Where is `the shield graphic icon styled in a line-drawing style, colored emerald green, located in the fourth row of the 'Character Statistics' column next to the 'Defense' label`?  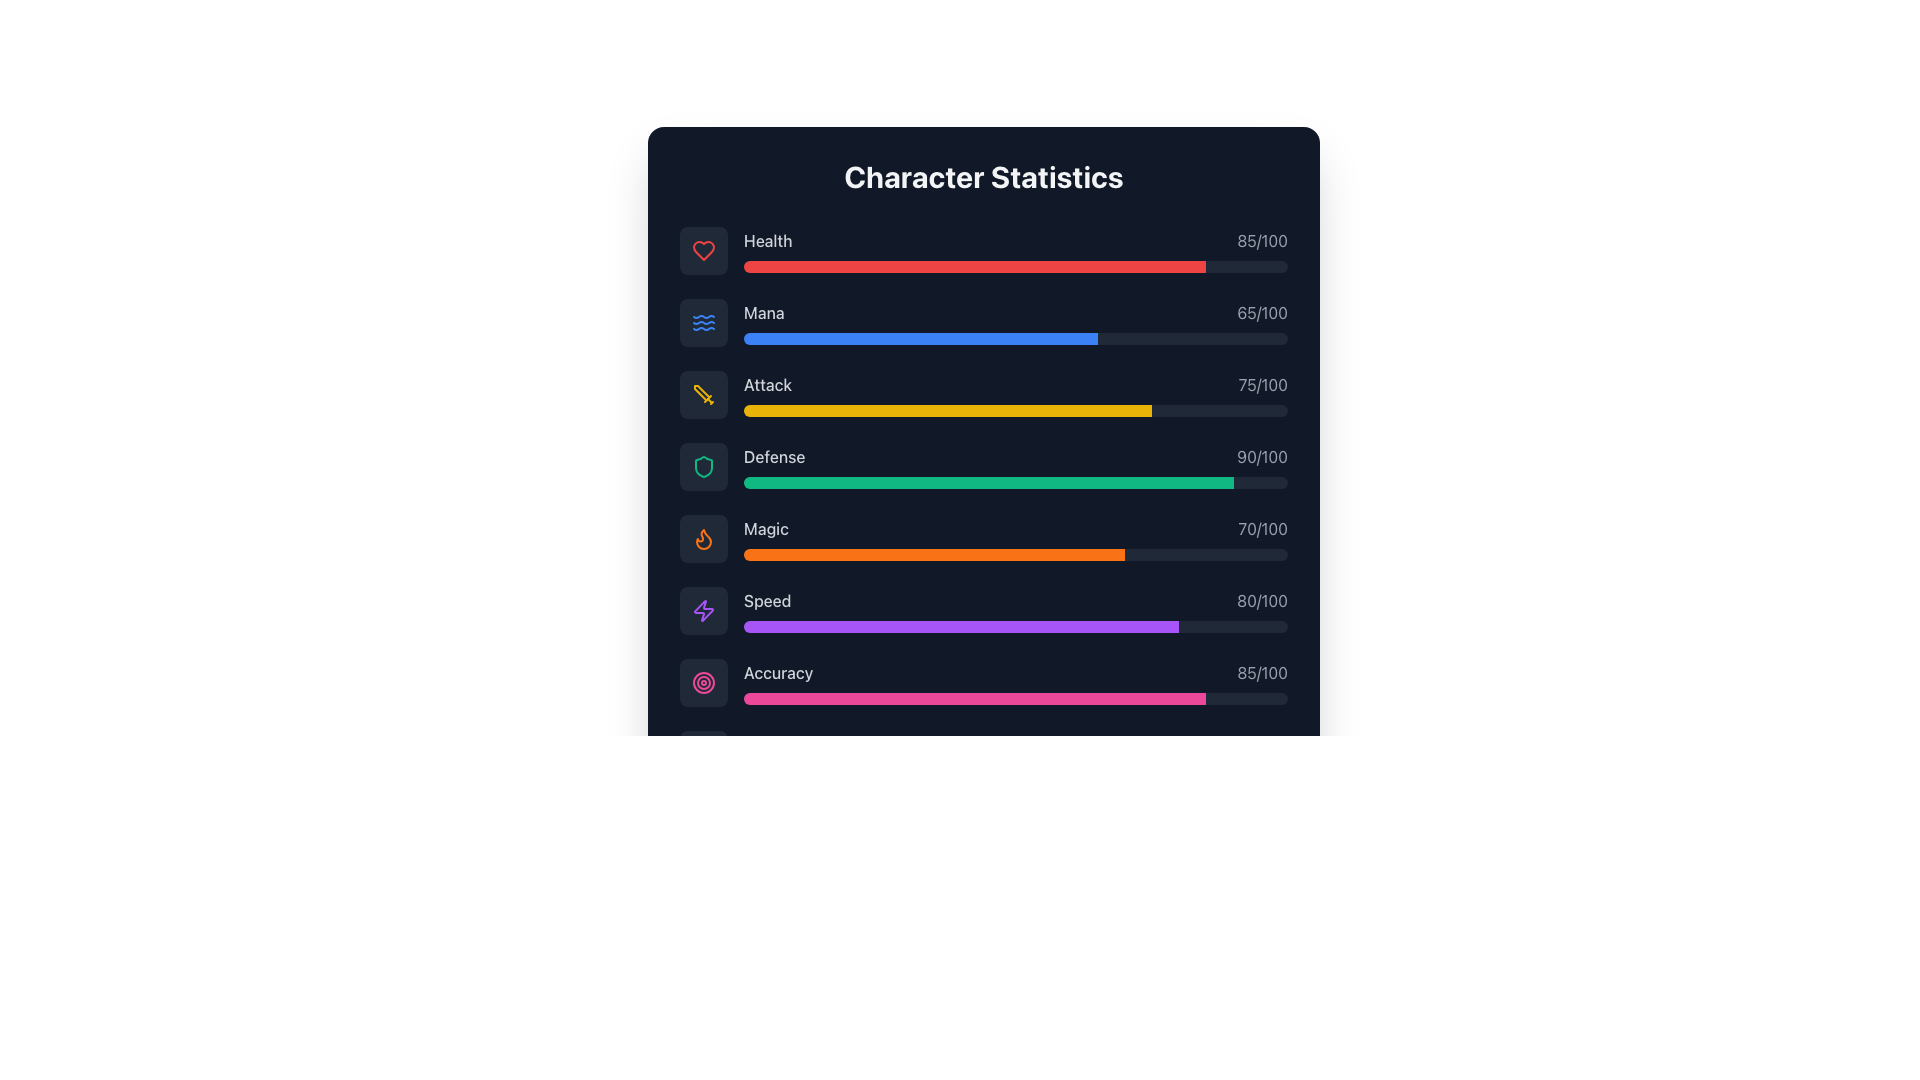
the shield graphic icon styled in a line-drawing style, colored emerald green, located in the fourth row of the 'Character Statistics' column next to the 'Defense' label is located at coordinates (704, 466).